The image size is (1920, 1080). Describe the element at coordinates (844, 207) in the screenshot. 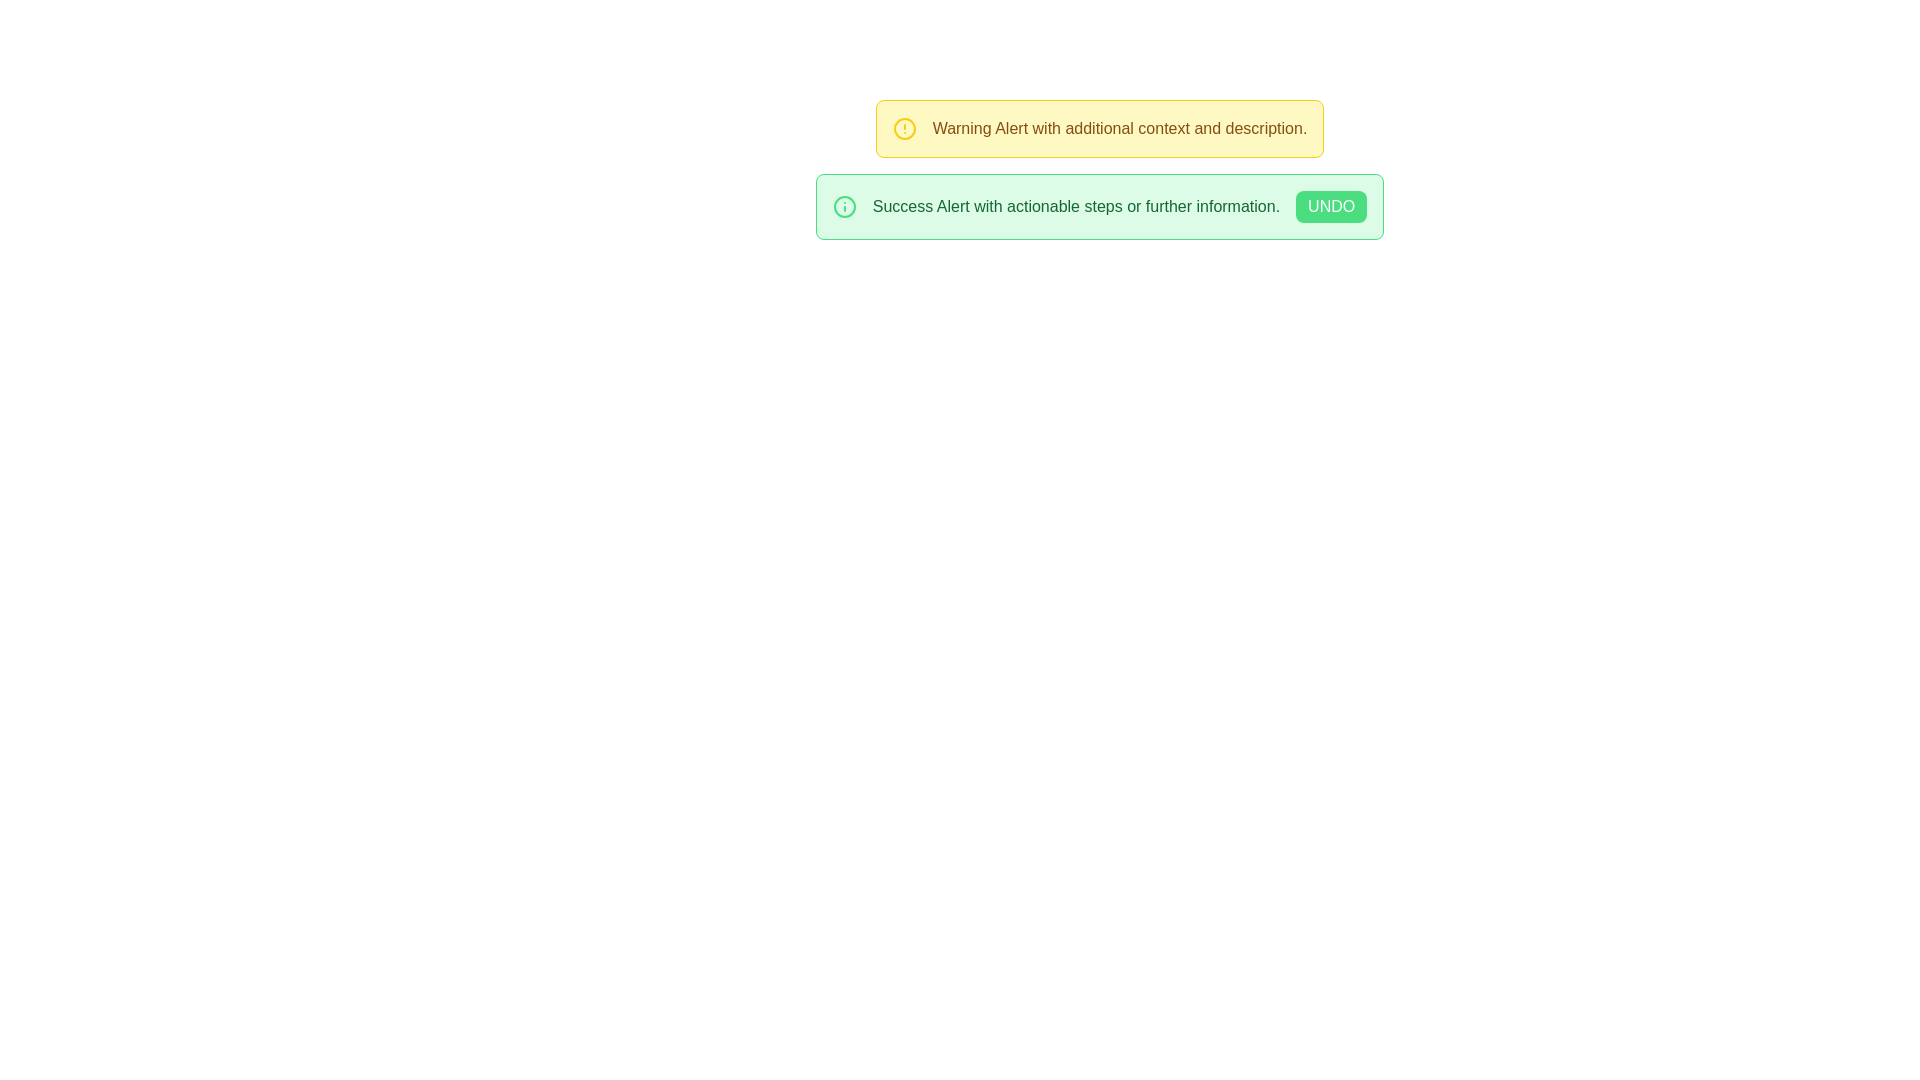

I see `the green circular graphical icon located in the left portion of a success message alert` at that location.